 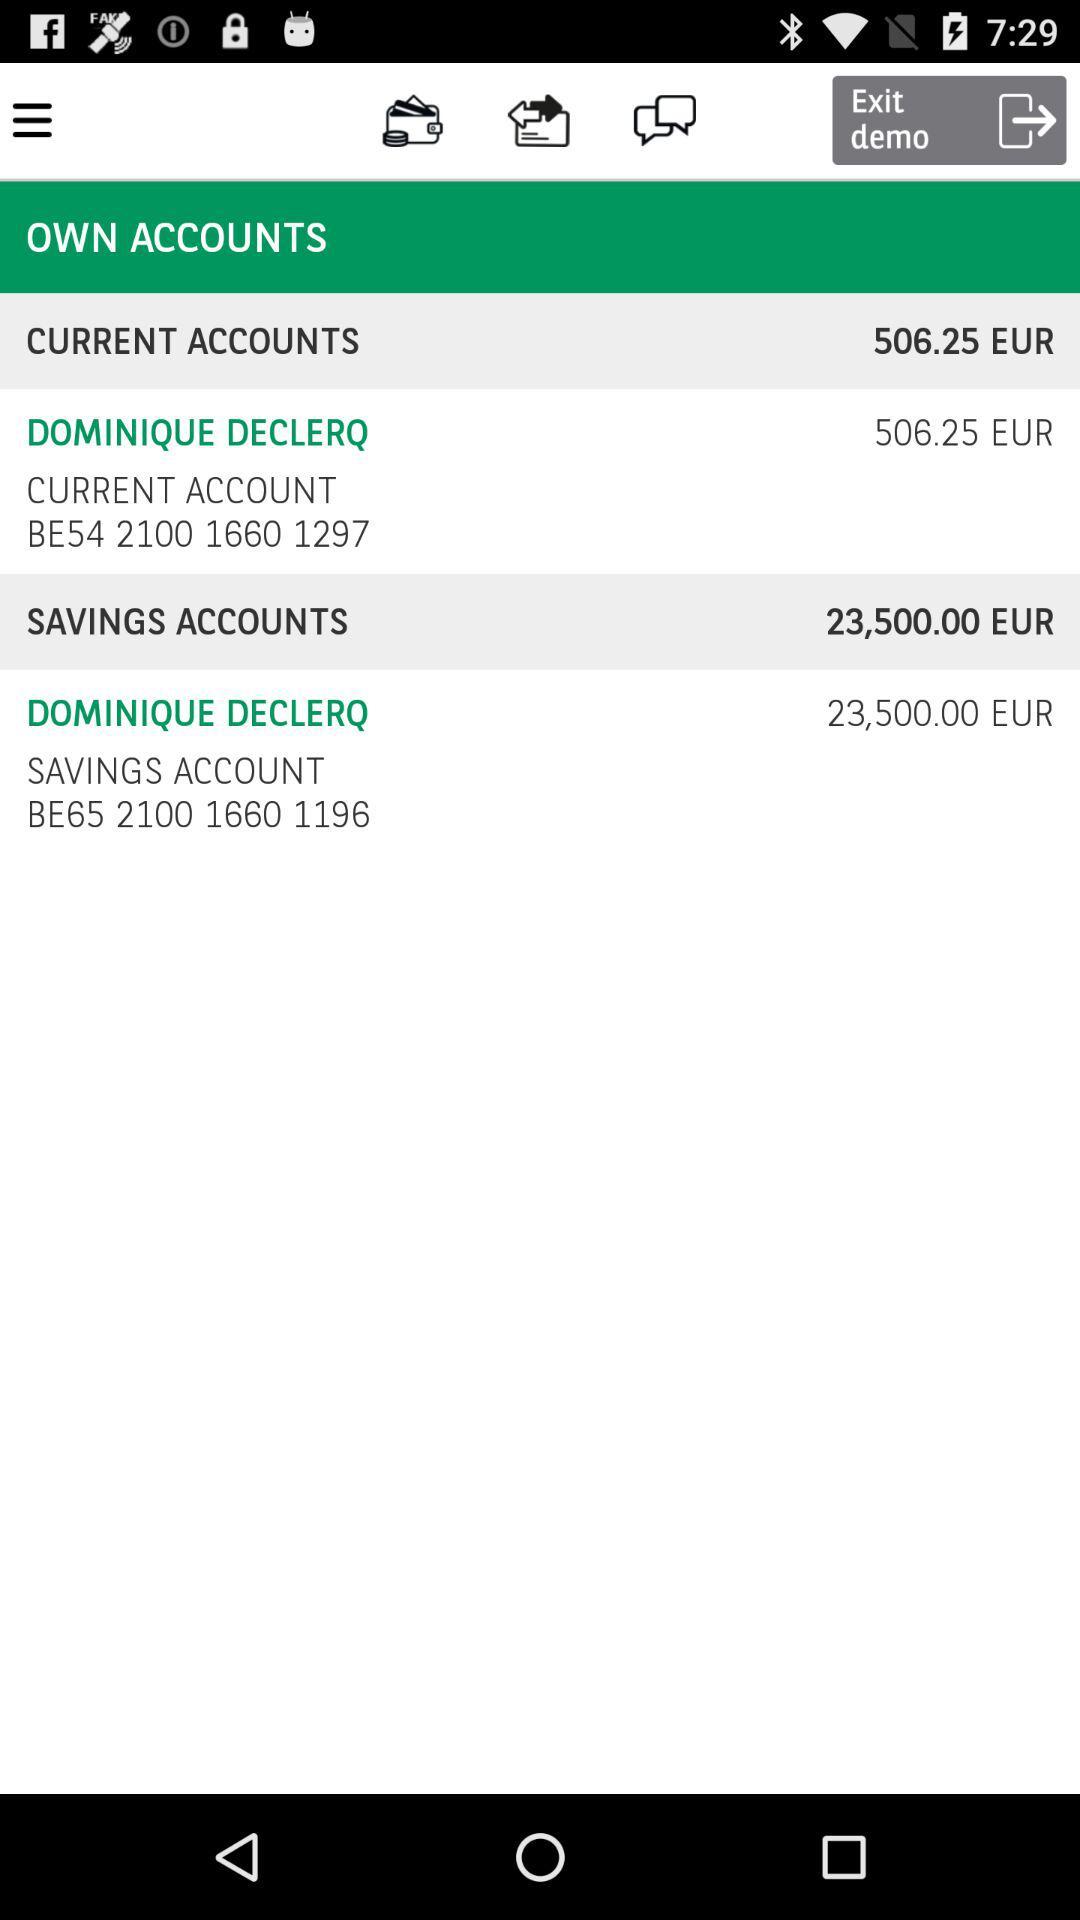 I want to click on icon to the left of the 506.25 eur item, so click(x=450, y=341).